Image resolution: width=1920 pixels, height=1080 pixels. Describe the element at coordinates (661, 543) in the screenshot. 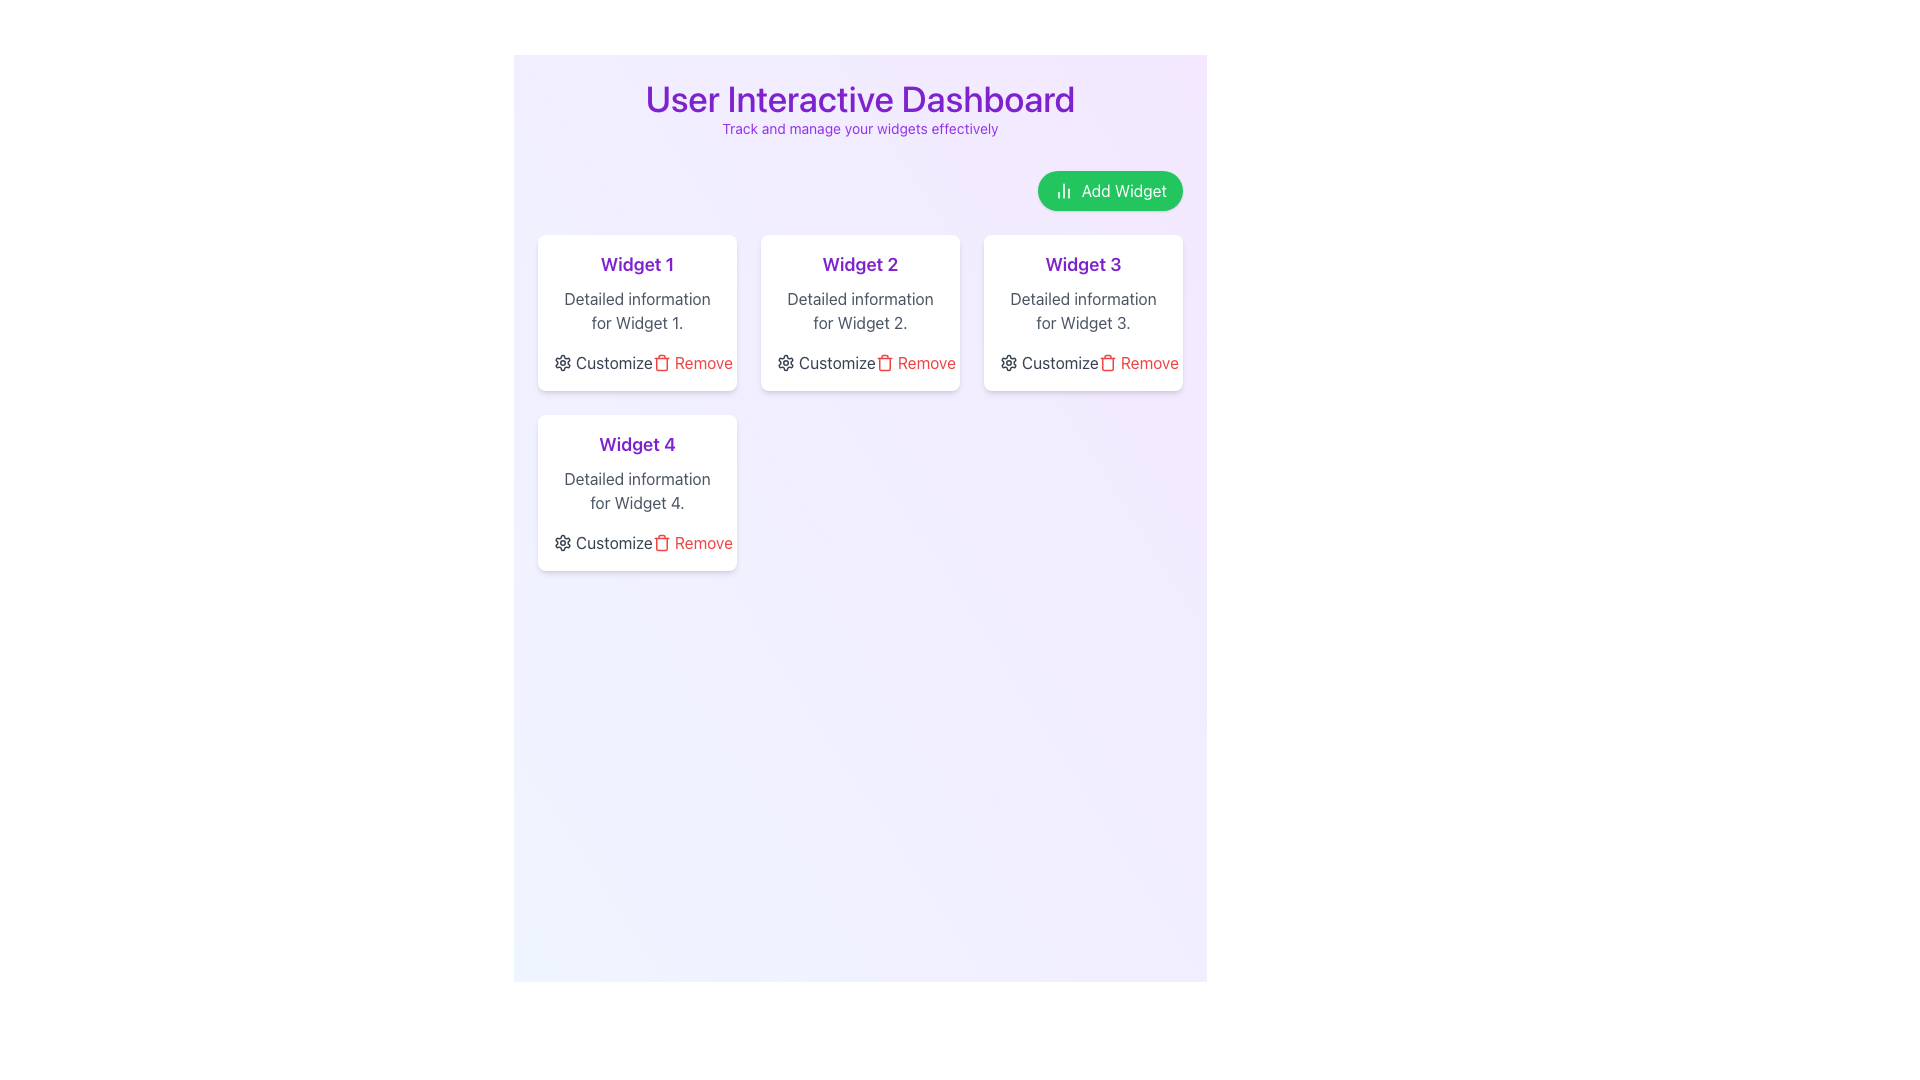

I see `the trash bin icon with red outlines located in the bottom-right corner of 'Widget 4'` at that location.